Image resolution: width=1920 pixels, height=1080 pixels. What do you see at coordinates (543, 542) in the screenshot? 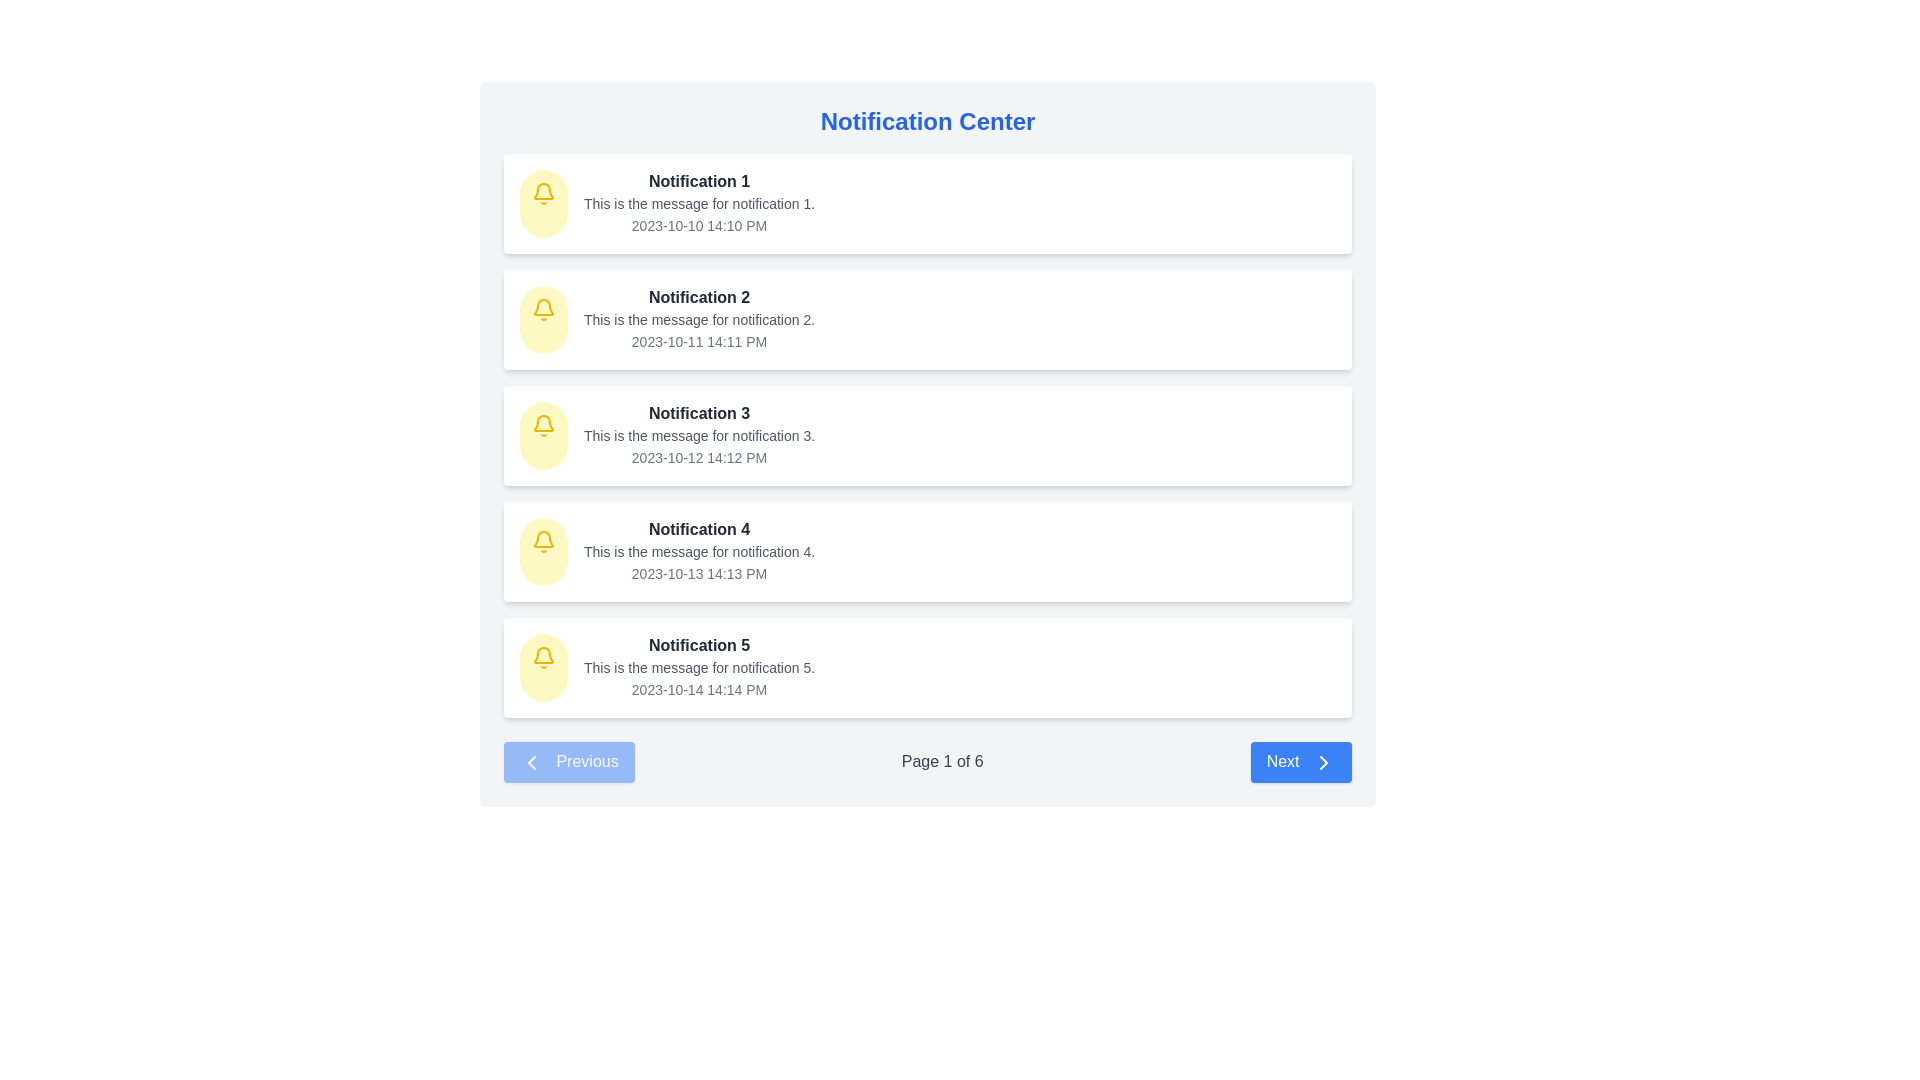
I see `the bell icon located at the center-left of the notification center` at bounding box center [543, 542].